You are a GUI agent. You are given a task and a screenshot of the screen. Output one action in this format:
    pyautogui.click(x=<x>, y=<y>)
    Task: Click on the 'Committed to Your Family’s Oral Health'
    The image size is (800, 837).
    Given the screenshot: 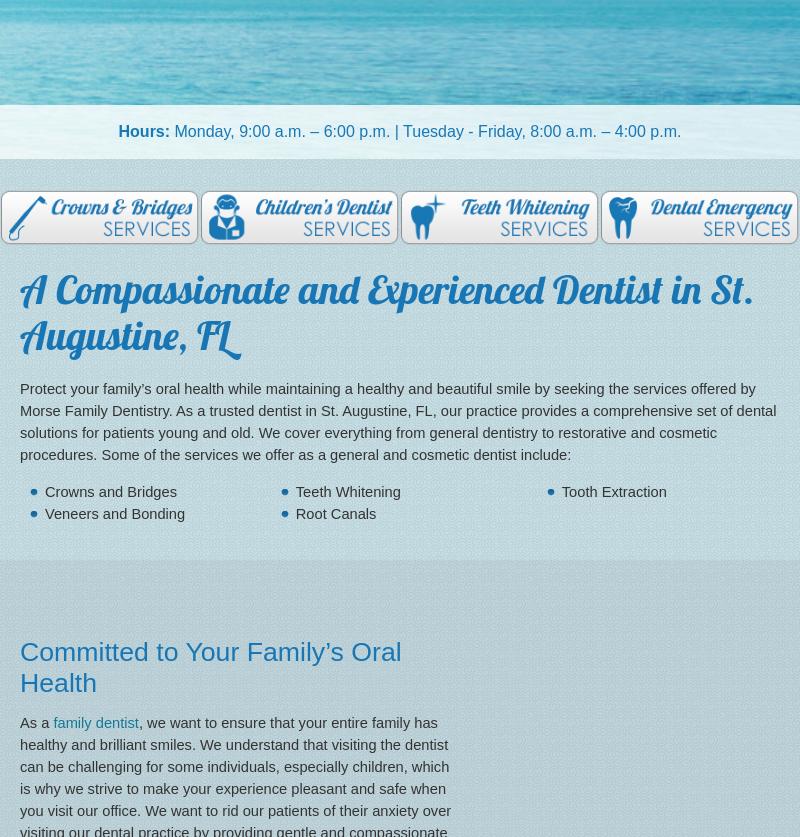 What is the action you would take?
    pyautogui.click(x=210, y=666)
    